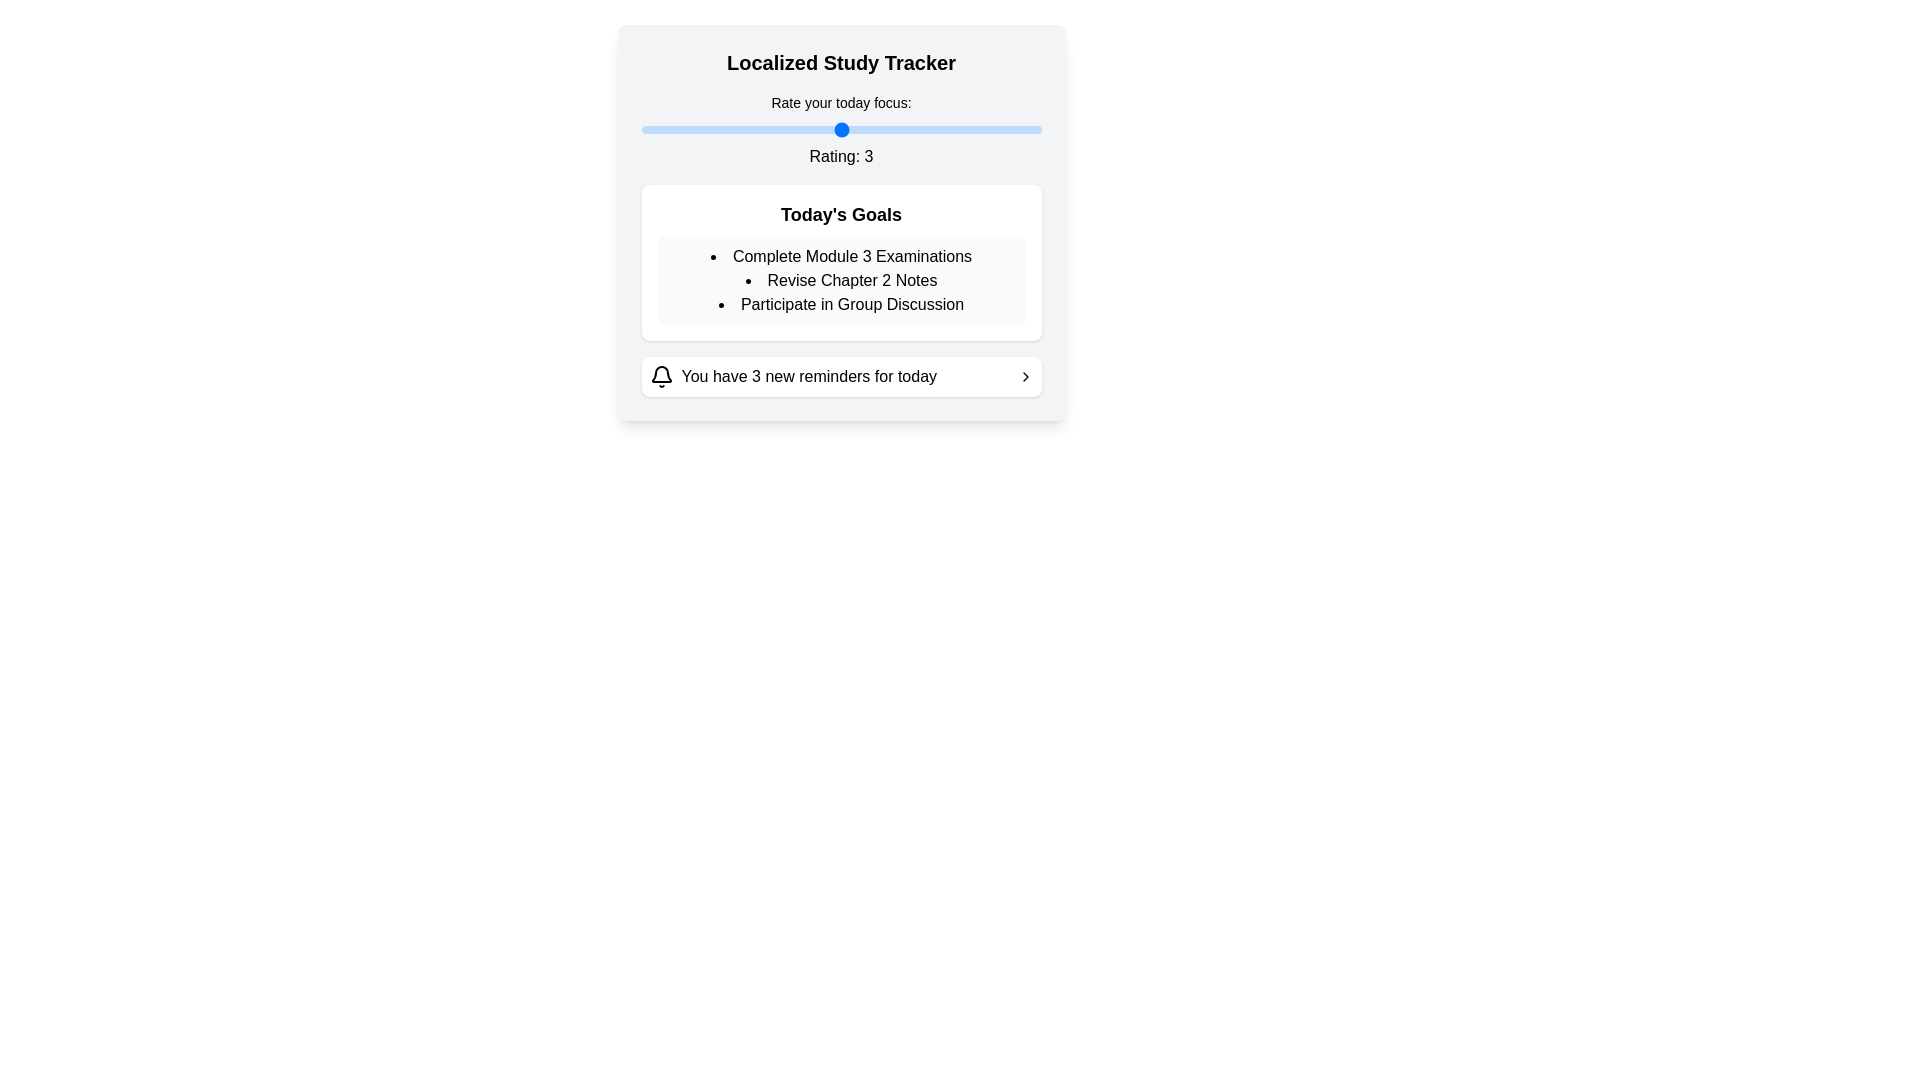 The width and height of the screenshot is (1920, 1080). I want to click on the first text element in the 'Today's Goals' section that informs users about completing Module 3 Examinations, so click(841, 256).